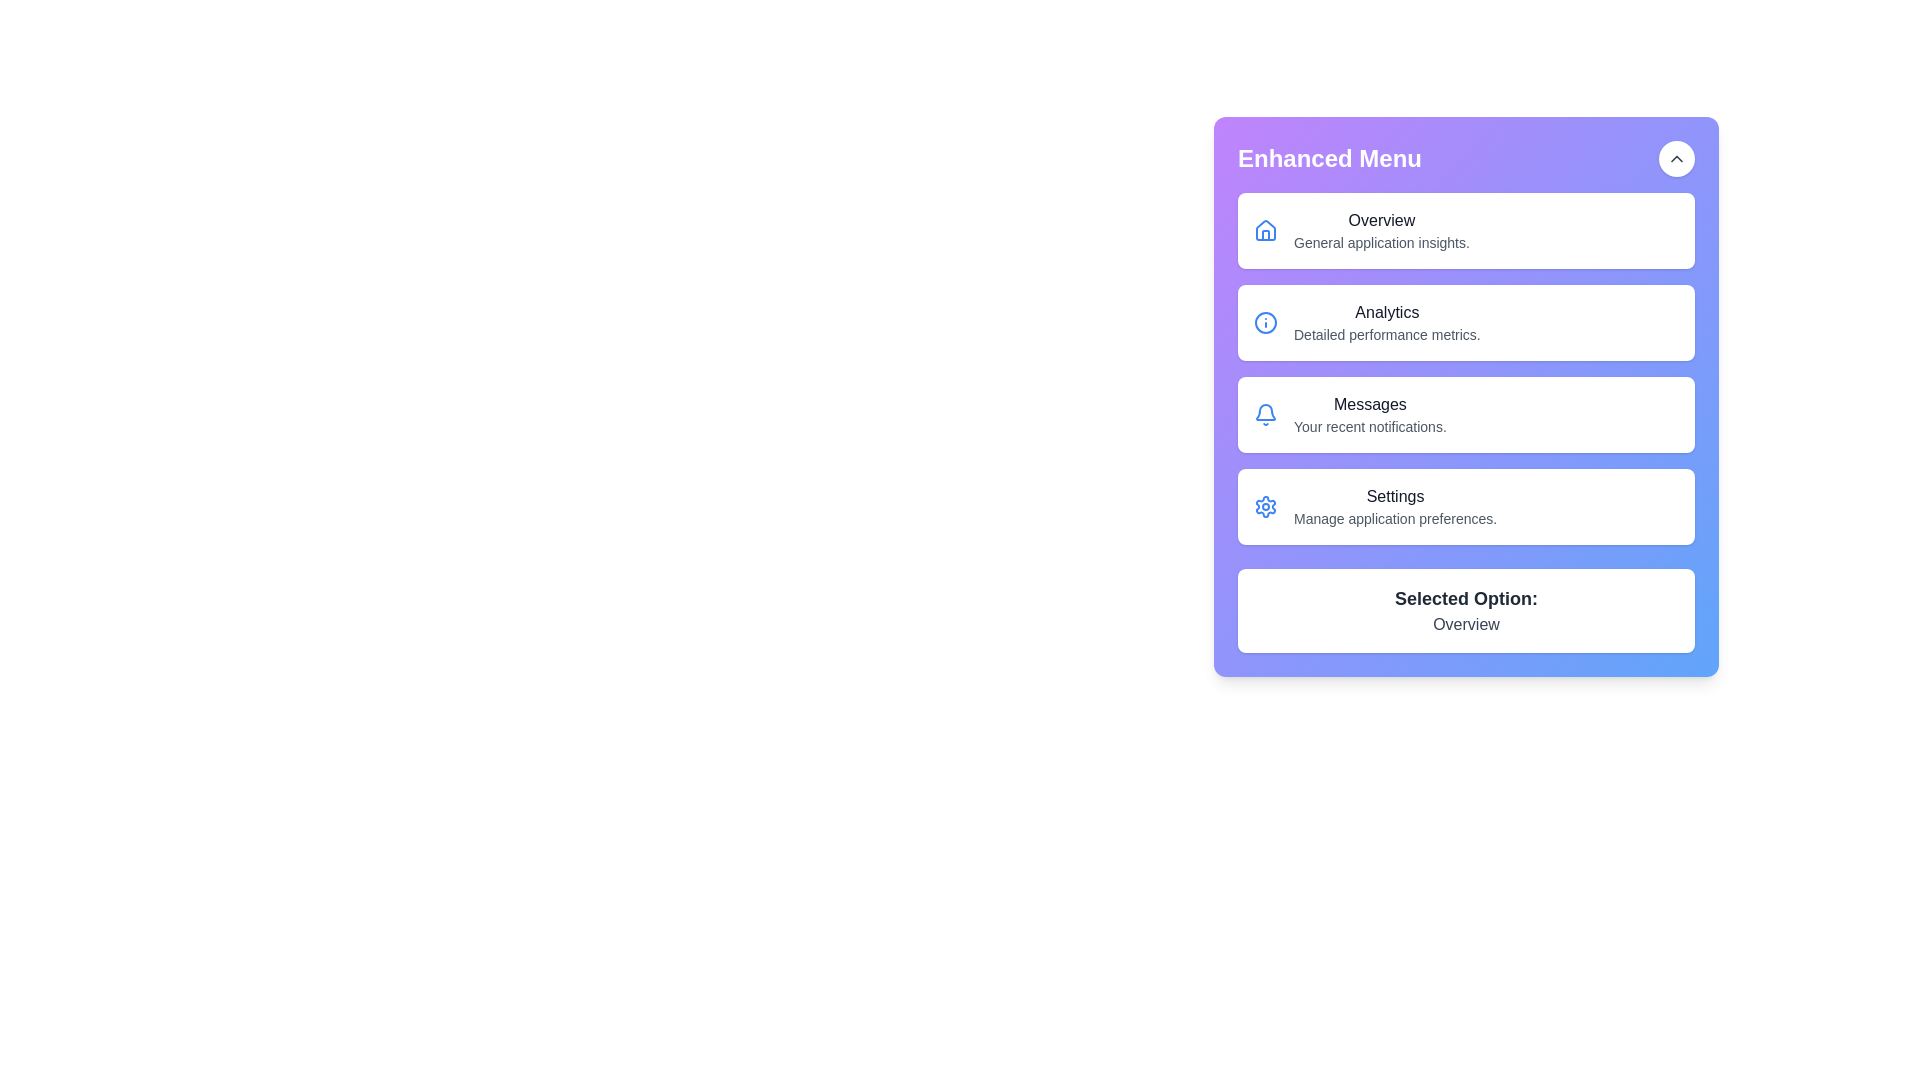 The image size is (1920, 1080). What do you see at coordinates (1265, 505) in the screenshot?
I see `the blue gear-shaped icon located in the settings menu, which is the leftmost element in the fourth interactive row labeled 'Settings'` at bounding box center [1265, 505].